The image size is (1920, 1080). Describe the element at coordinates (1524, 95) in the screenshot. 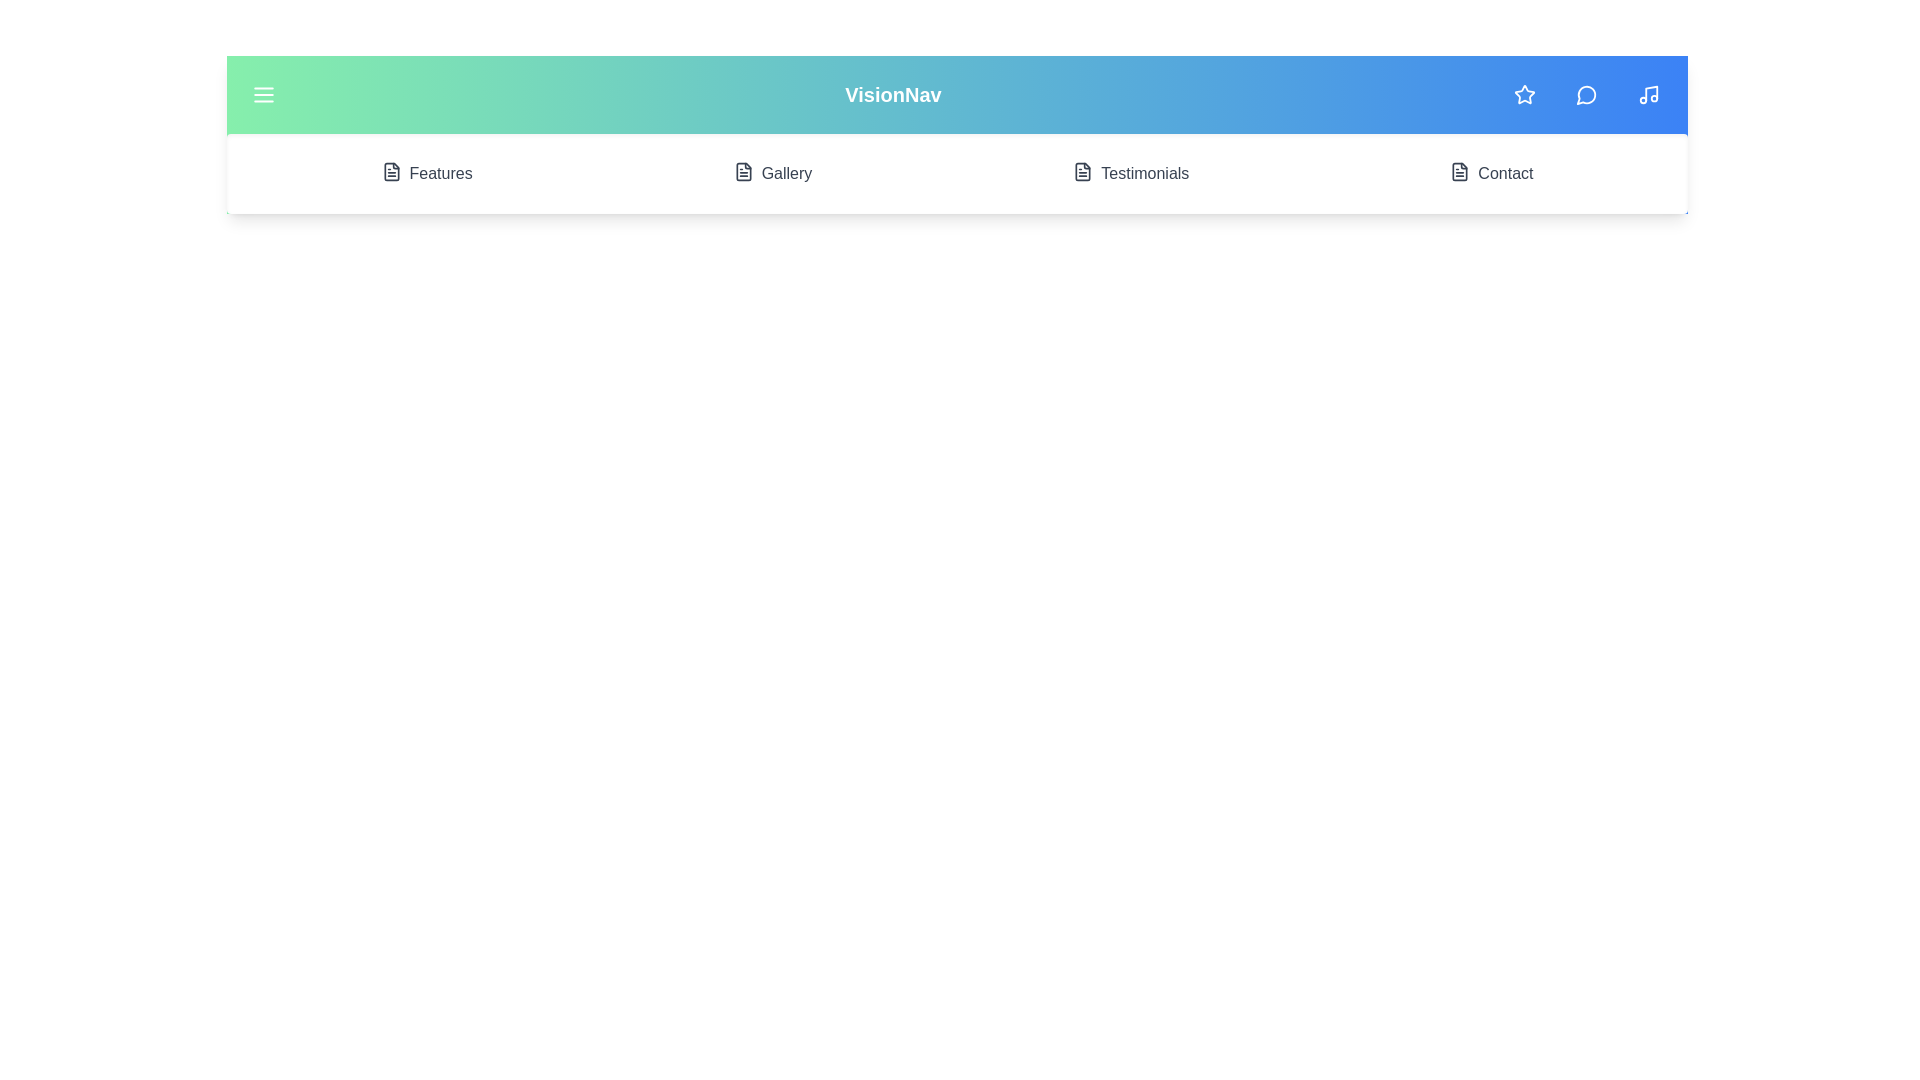

I see `the Star icon in the navigation bar` at that location.